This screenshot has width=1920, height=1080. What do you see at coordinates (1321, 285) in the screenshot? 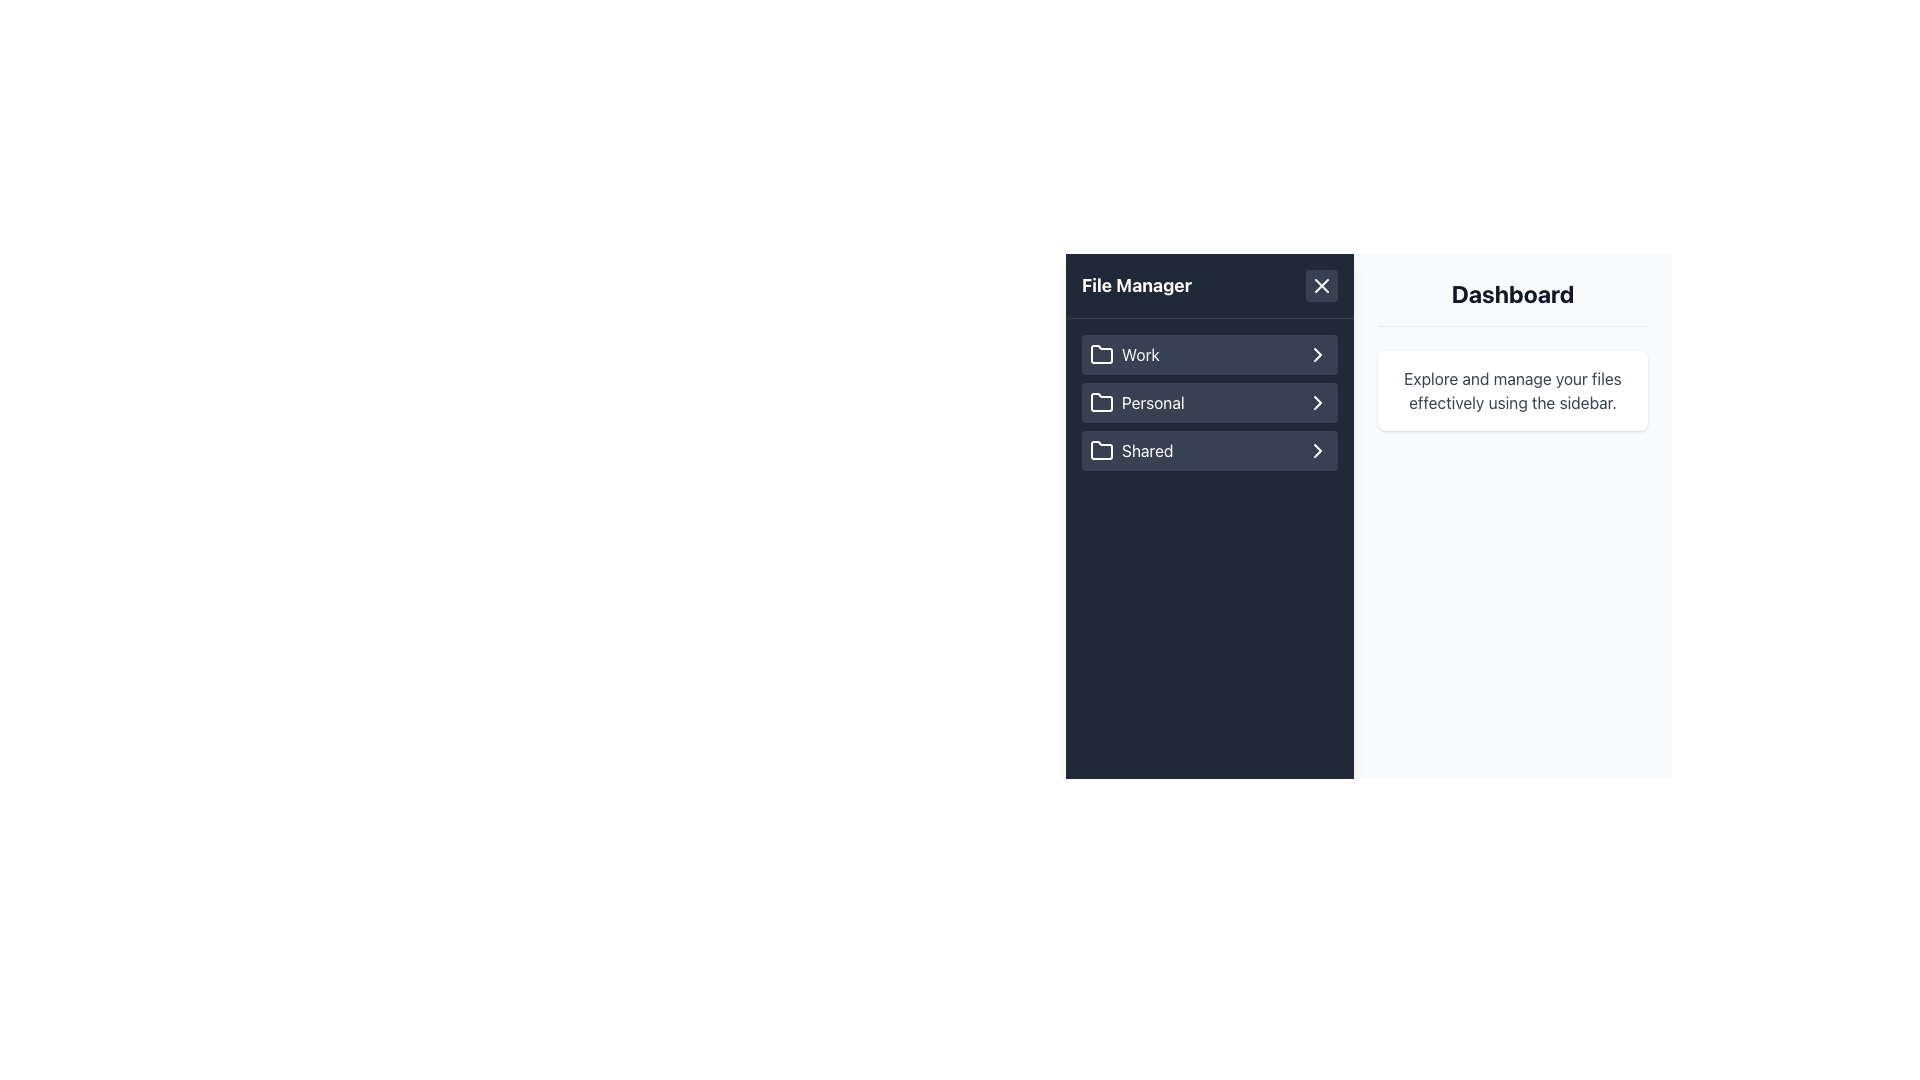
I see `the close button located at the top-right corner of the 'File Manager' panel` at bounding box center [1321, 285].